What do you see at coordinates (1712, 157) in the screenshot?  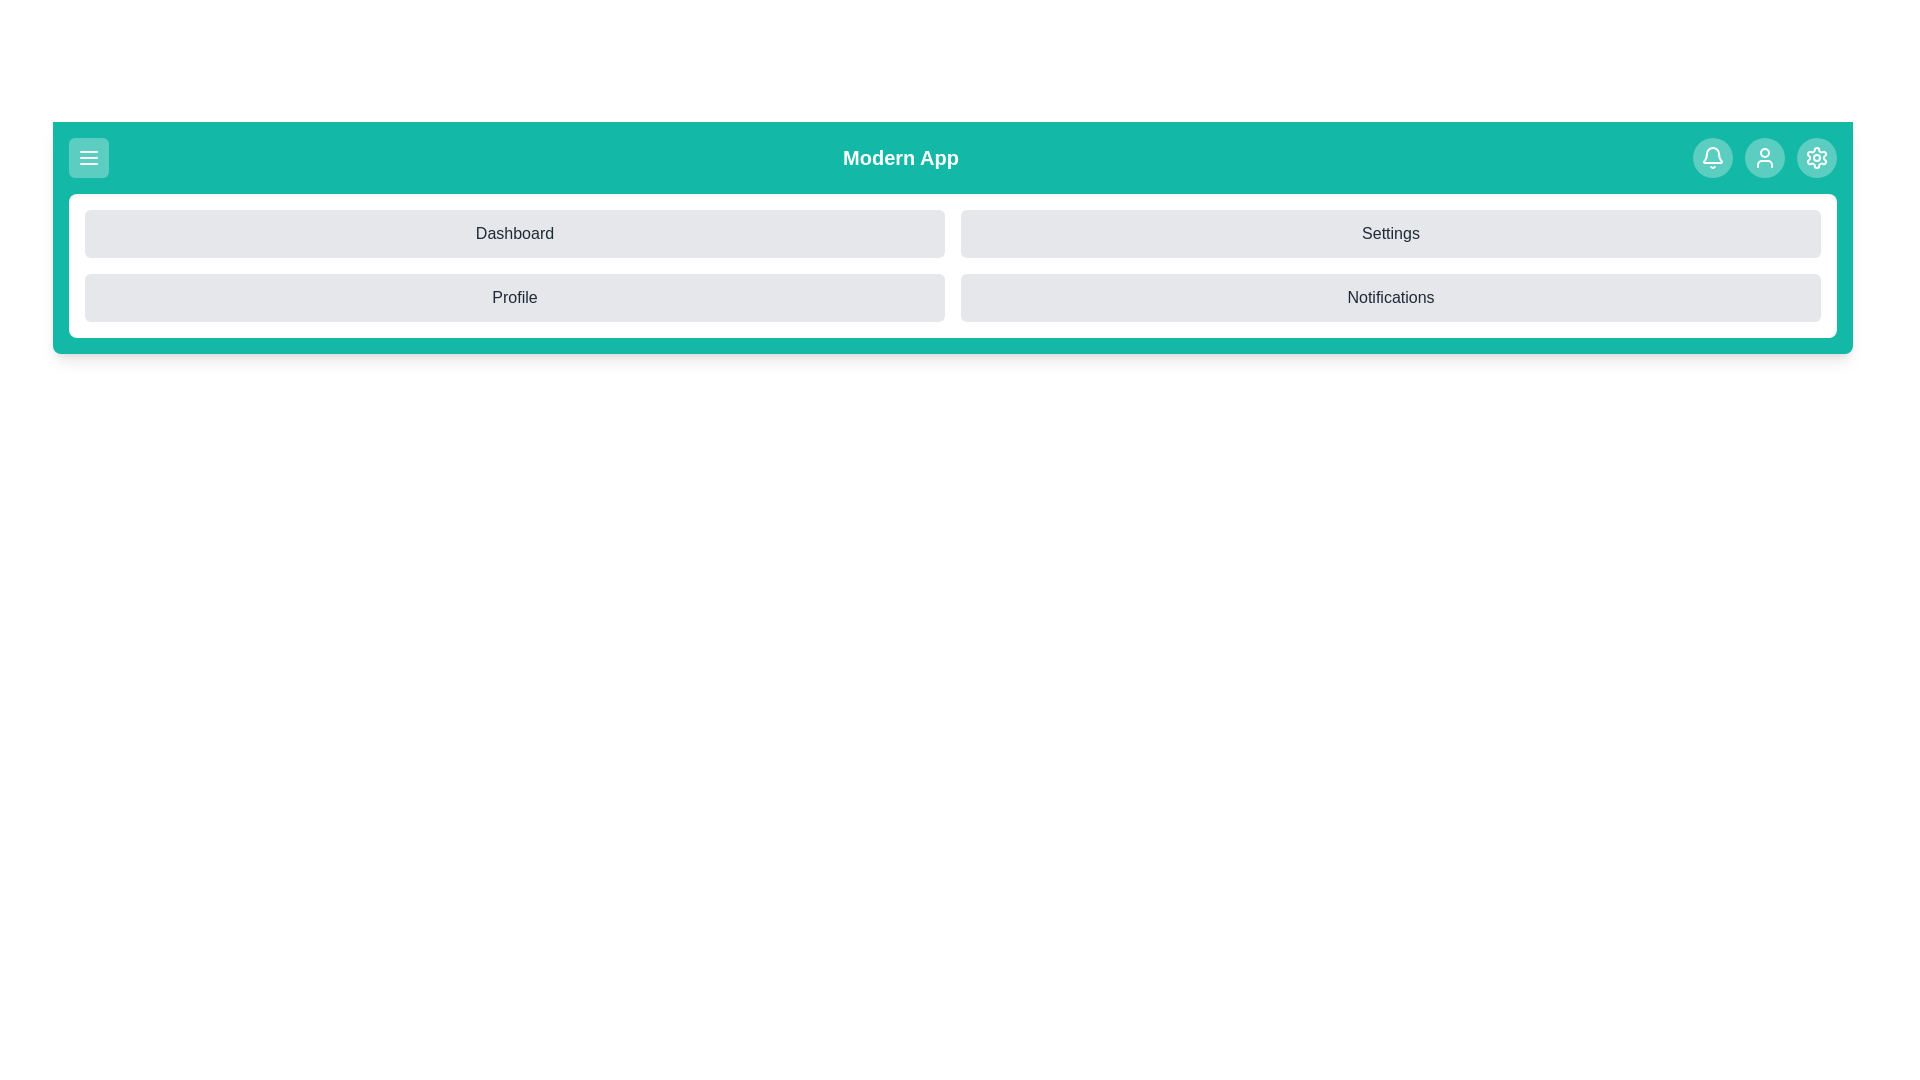 I see `the notification icon in the top-right corner of the app bar` at bounding box center [1712, 157].